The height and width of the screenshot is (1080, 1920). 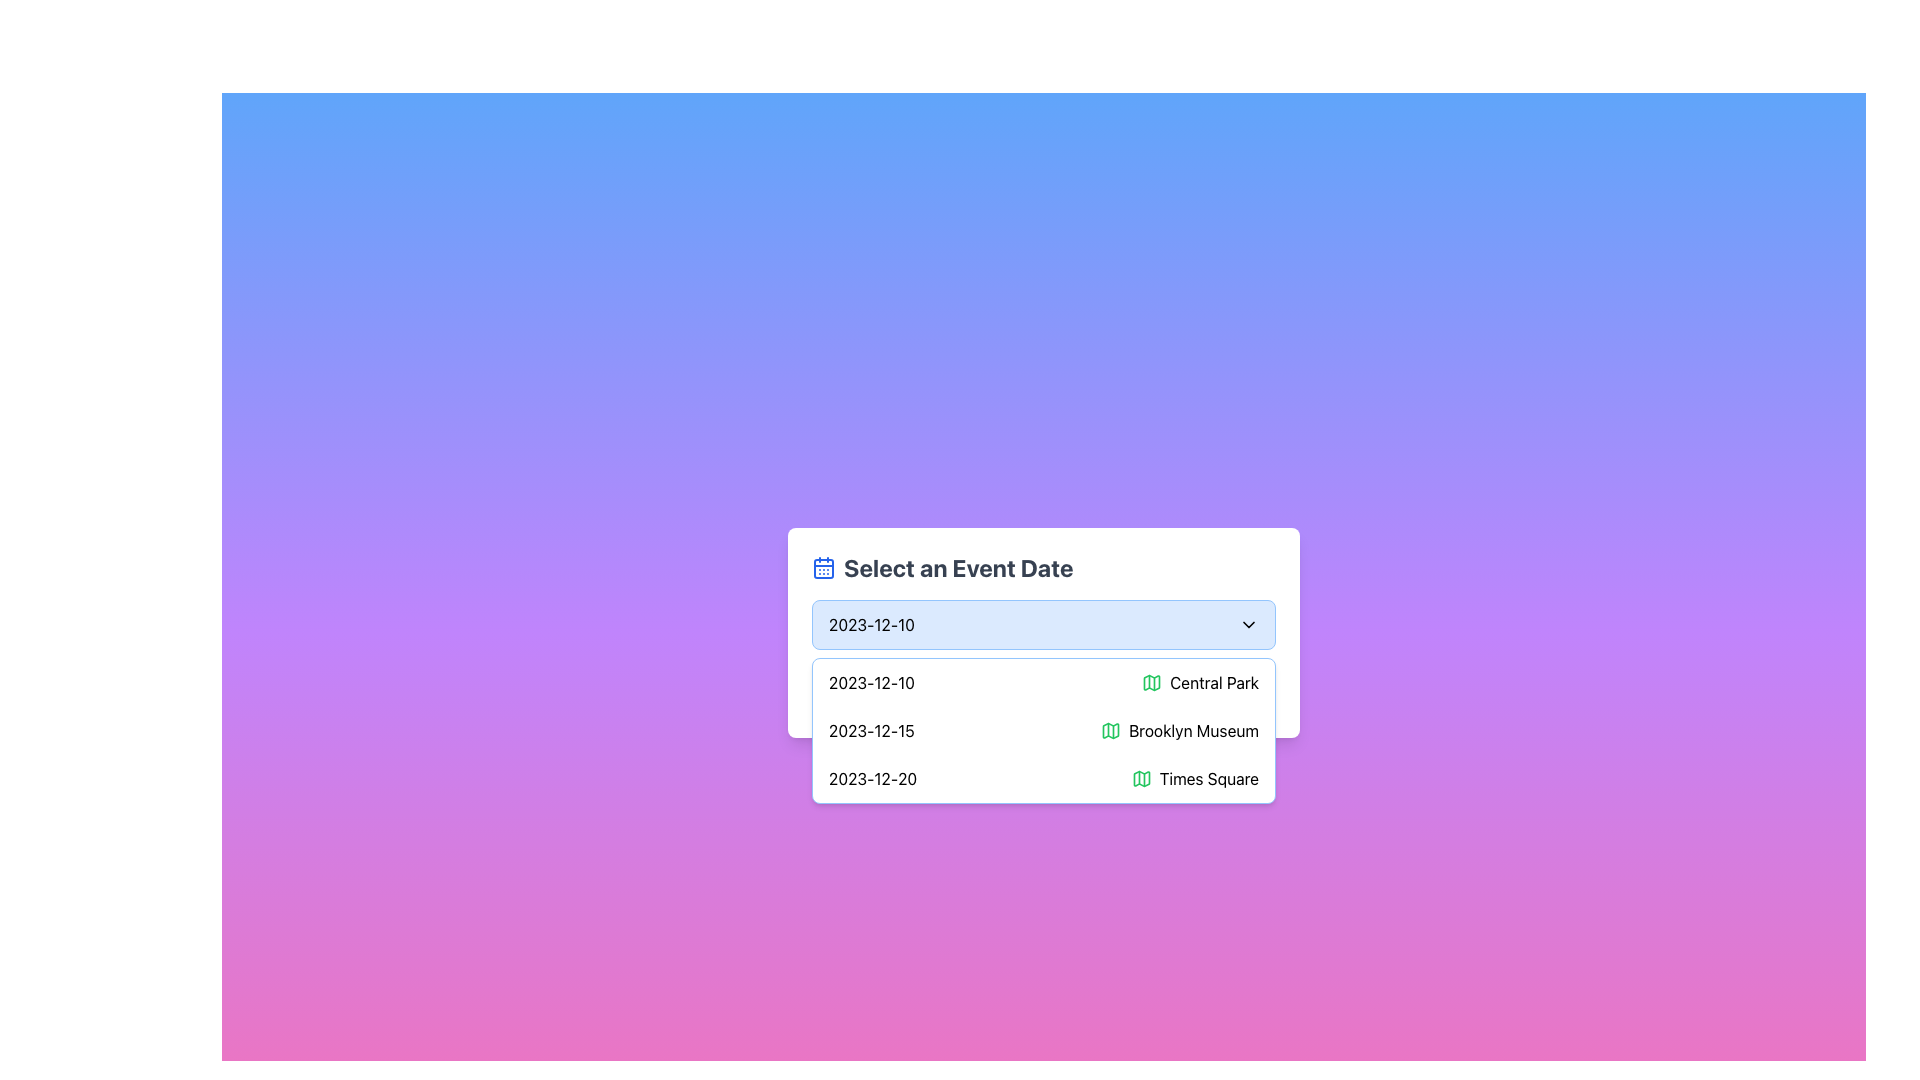 I want to click on the map-shaped green icon located to the left of the 'Central Park' label in the event selection dropdown, so click(x=1152, y=681).